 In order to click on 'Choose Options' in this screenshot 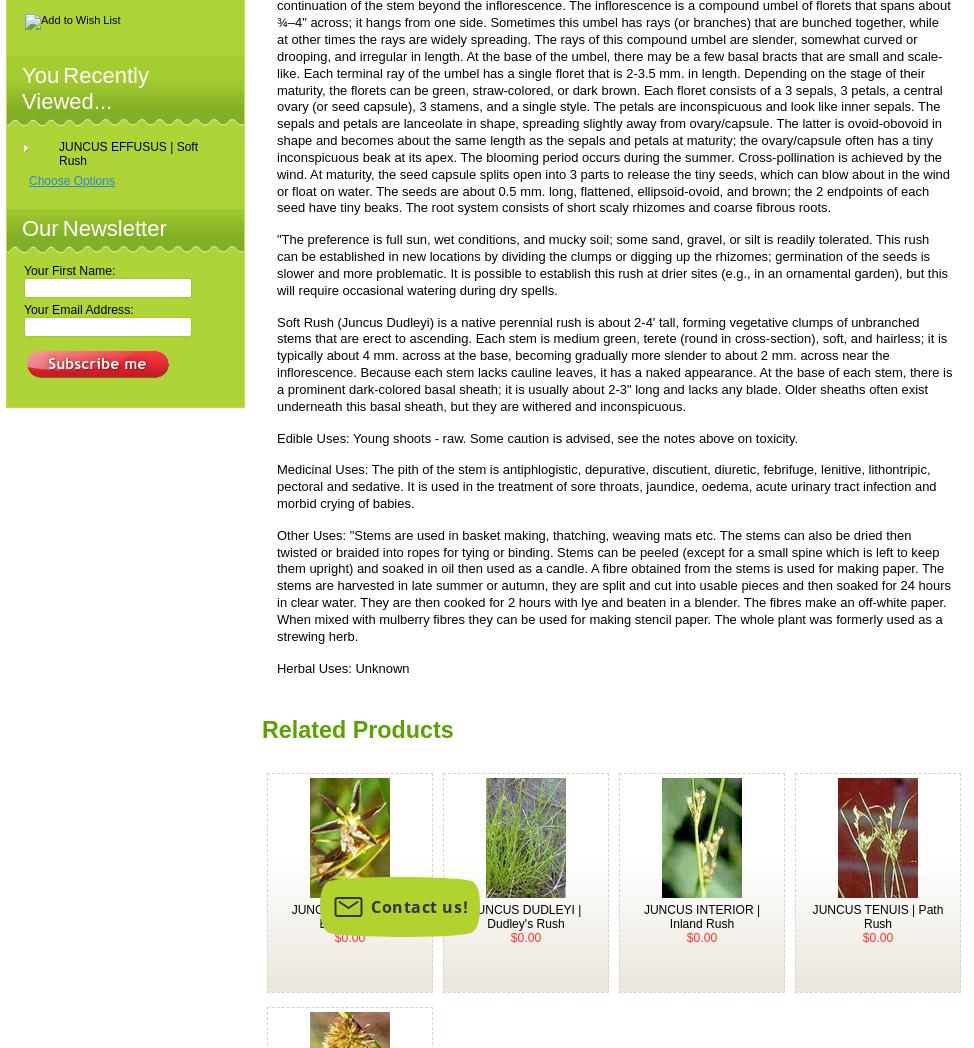, I will do `click(71, 179)`.